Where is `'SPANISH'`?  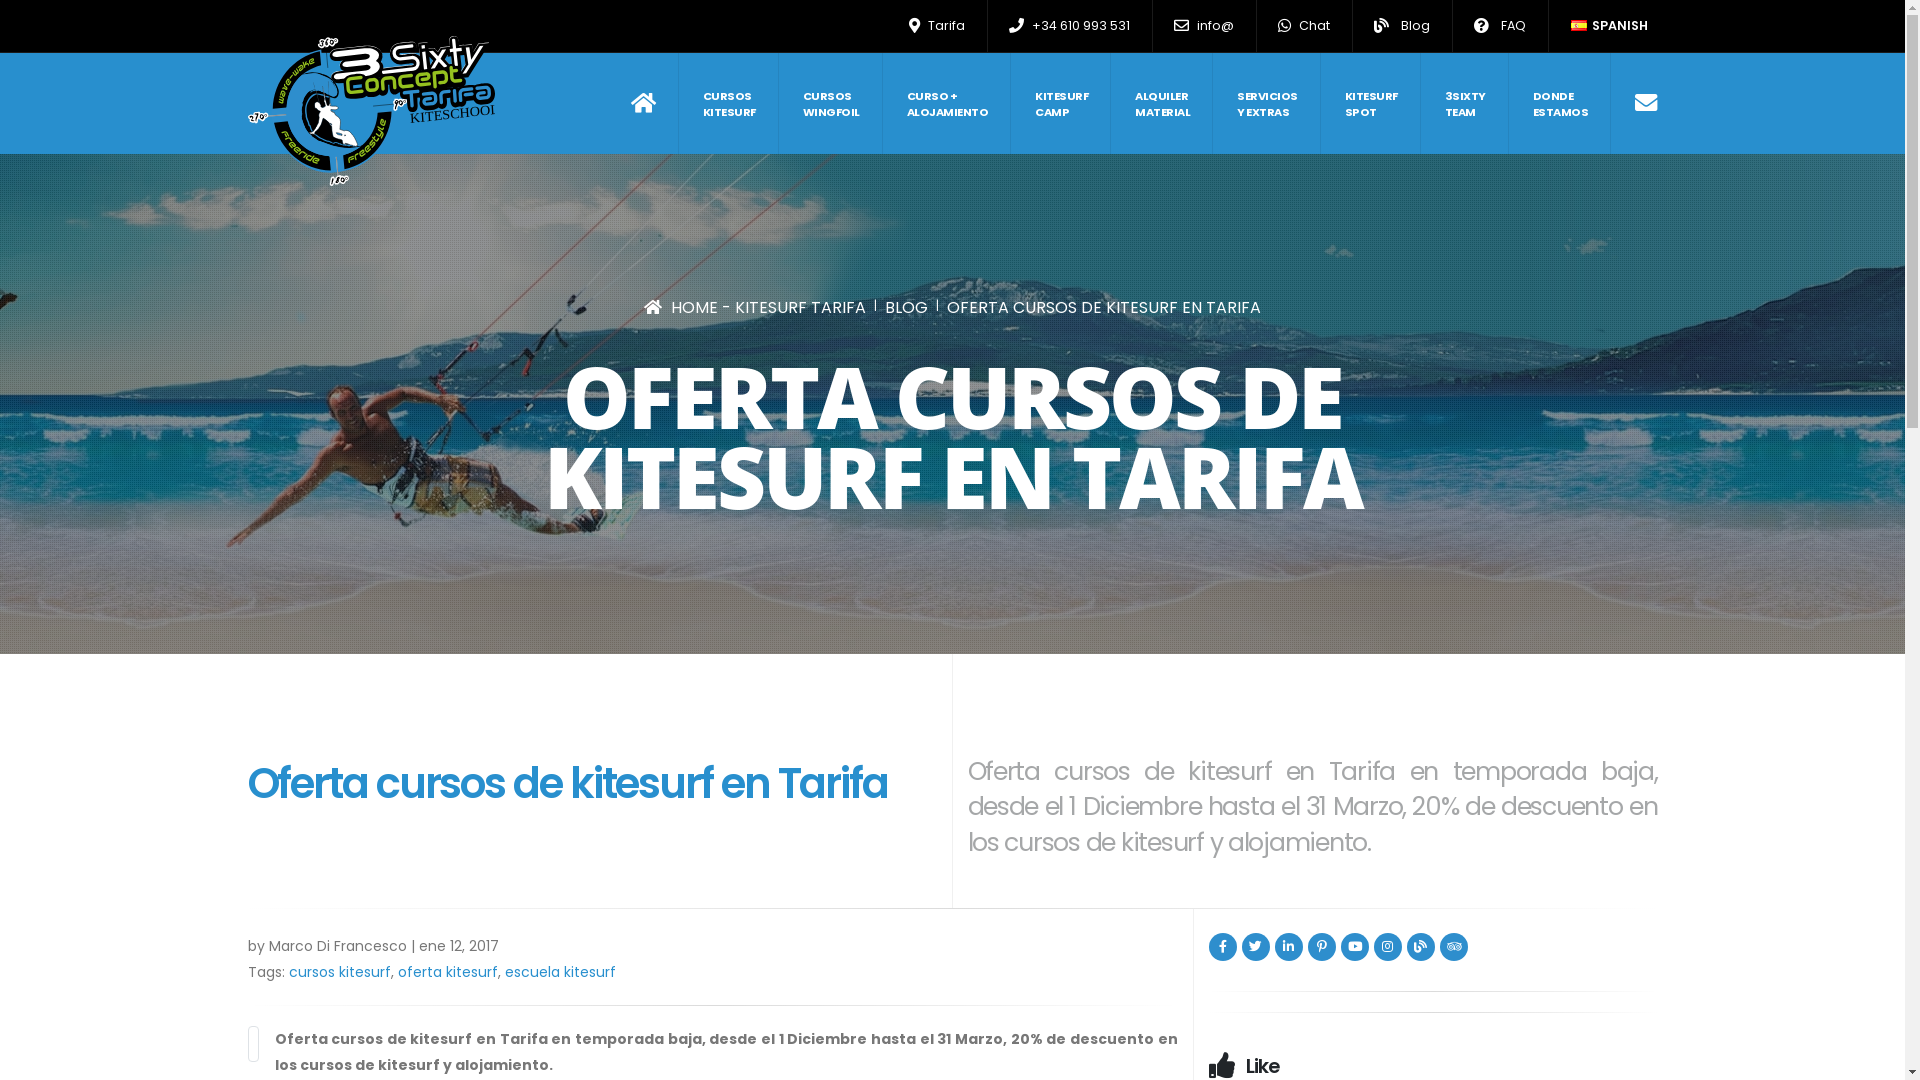 'SPANISH' is located at coordinates (1608, 26).